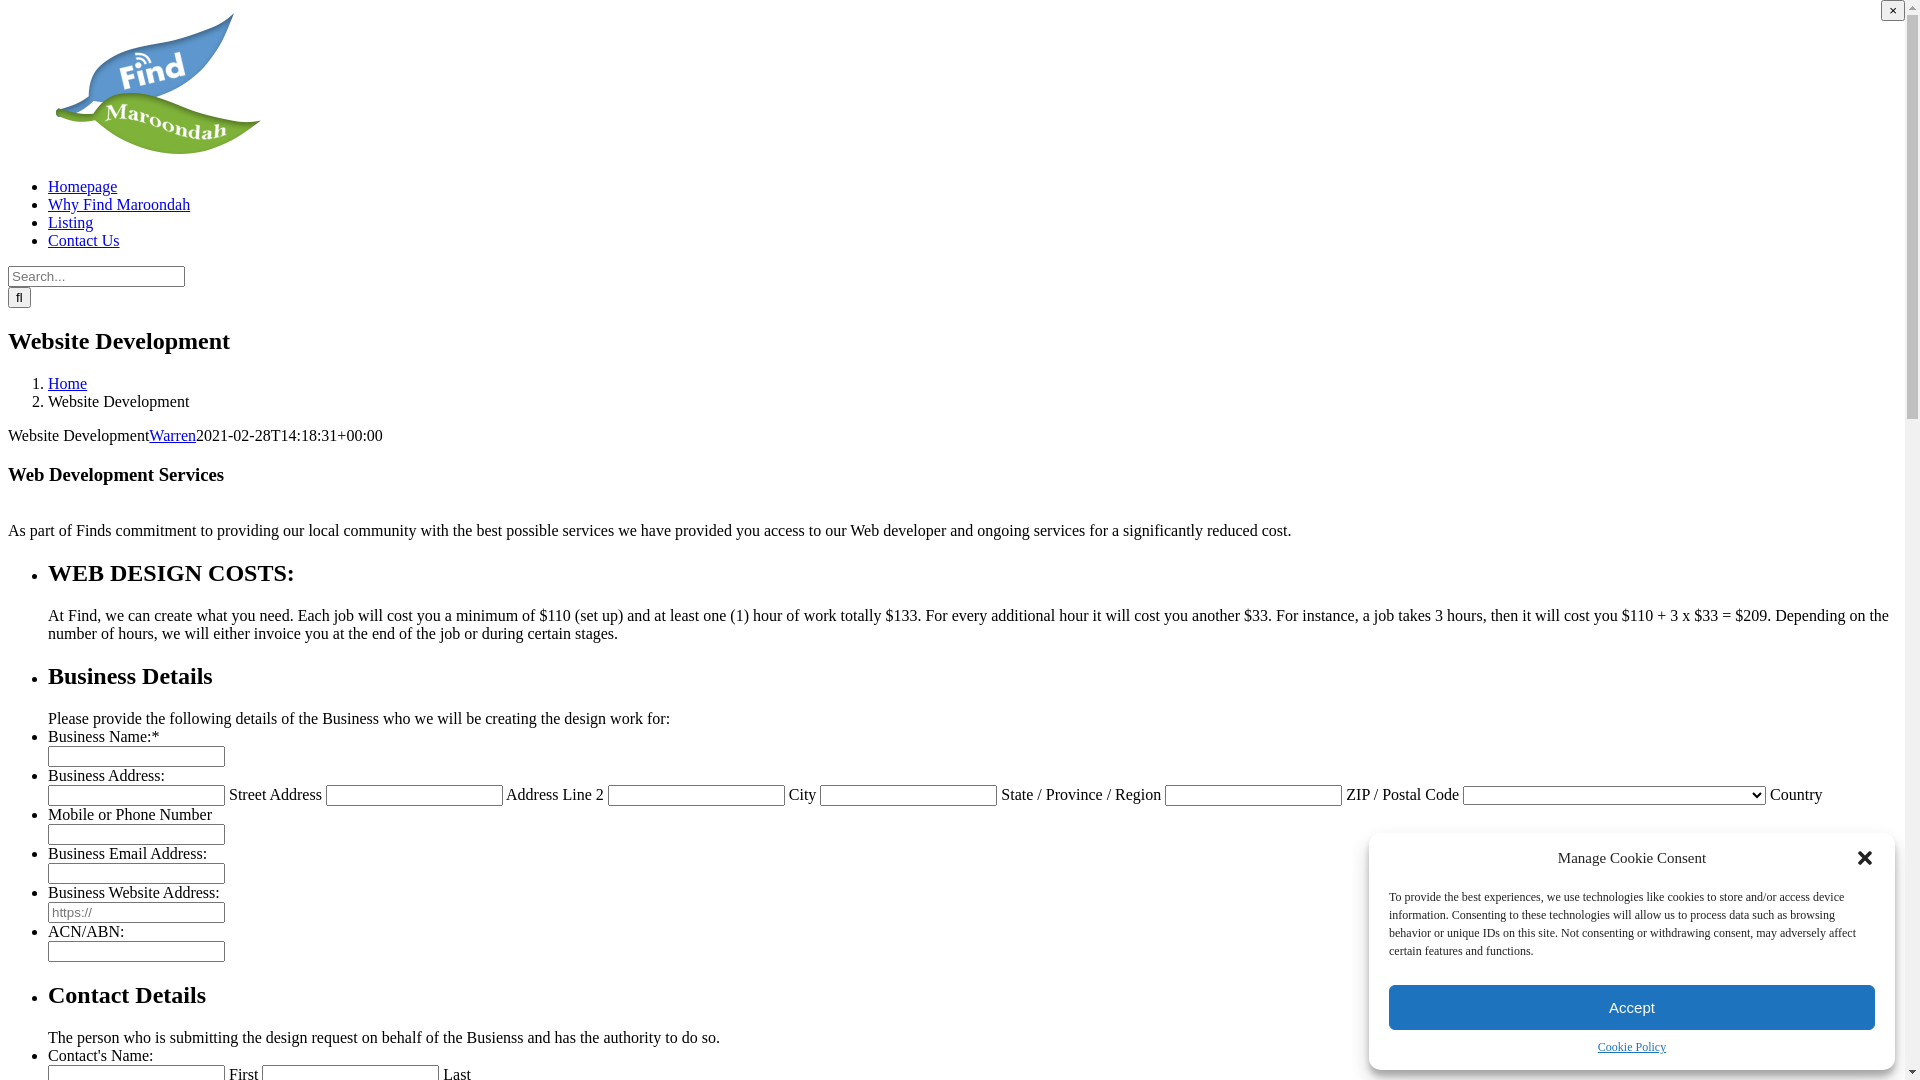  I want to click on 'Skip to content', so click(7, 7).